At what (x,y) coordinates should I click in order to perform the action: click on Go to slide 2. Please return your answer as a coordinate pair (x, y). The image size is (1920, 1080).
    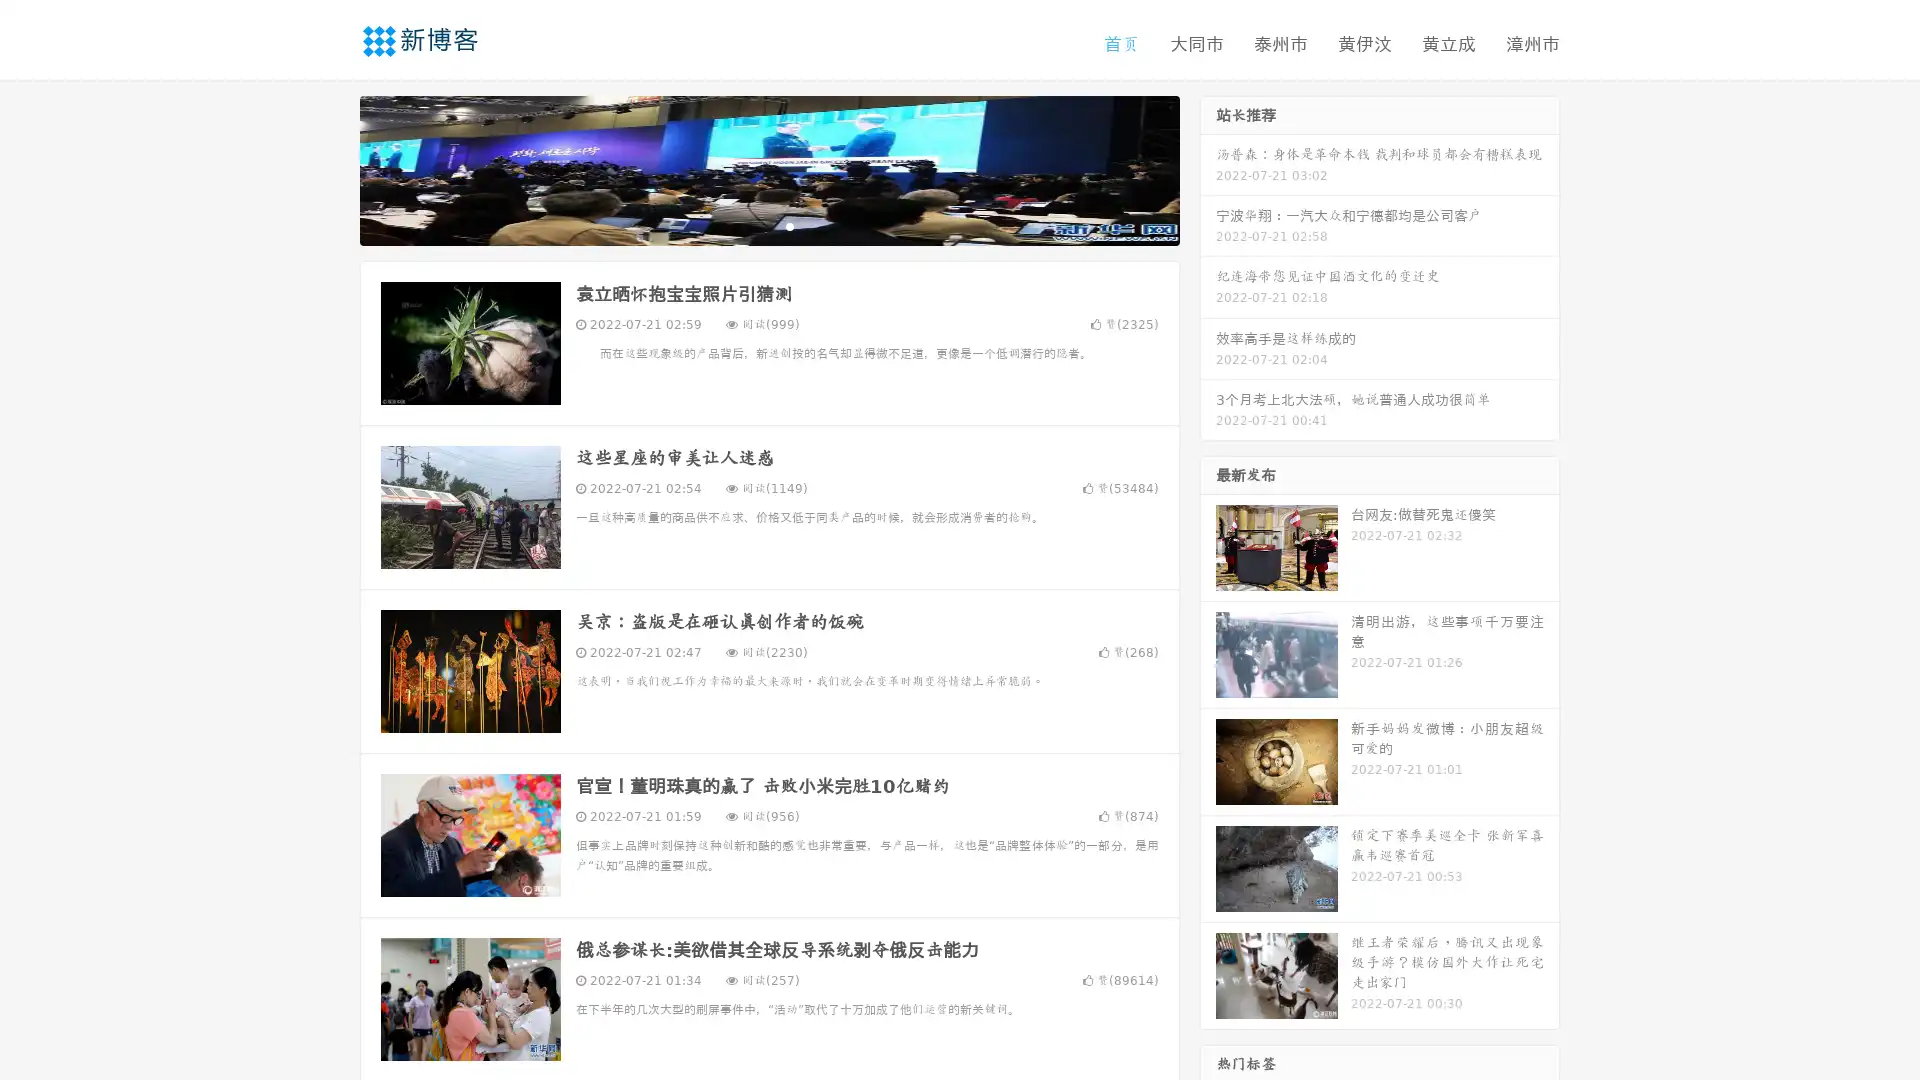
    Looking at the image, I should click on (768, 225).